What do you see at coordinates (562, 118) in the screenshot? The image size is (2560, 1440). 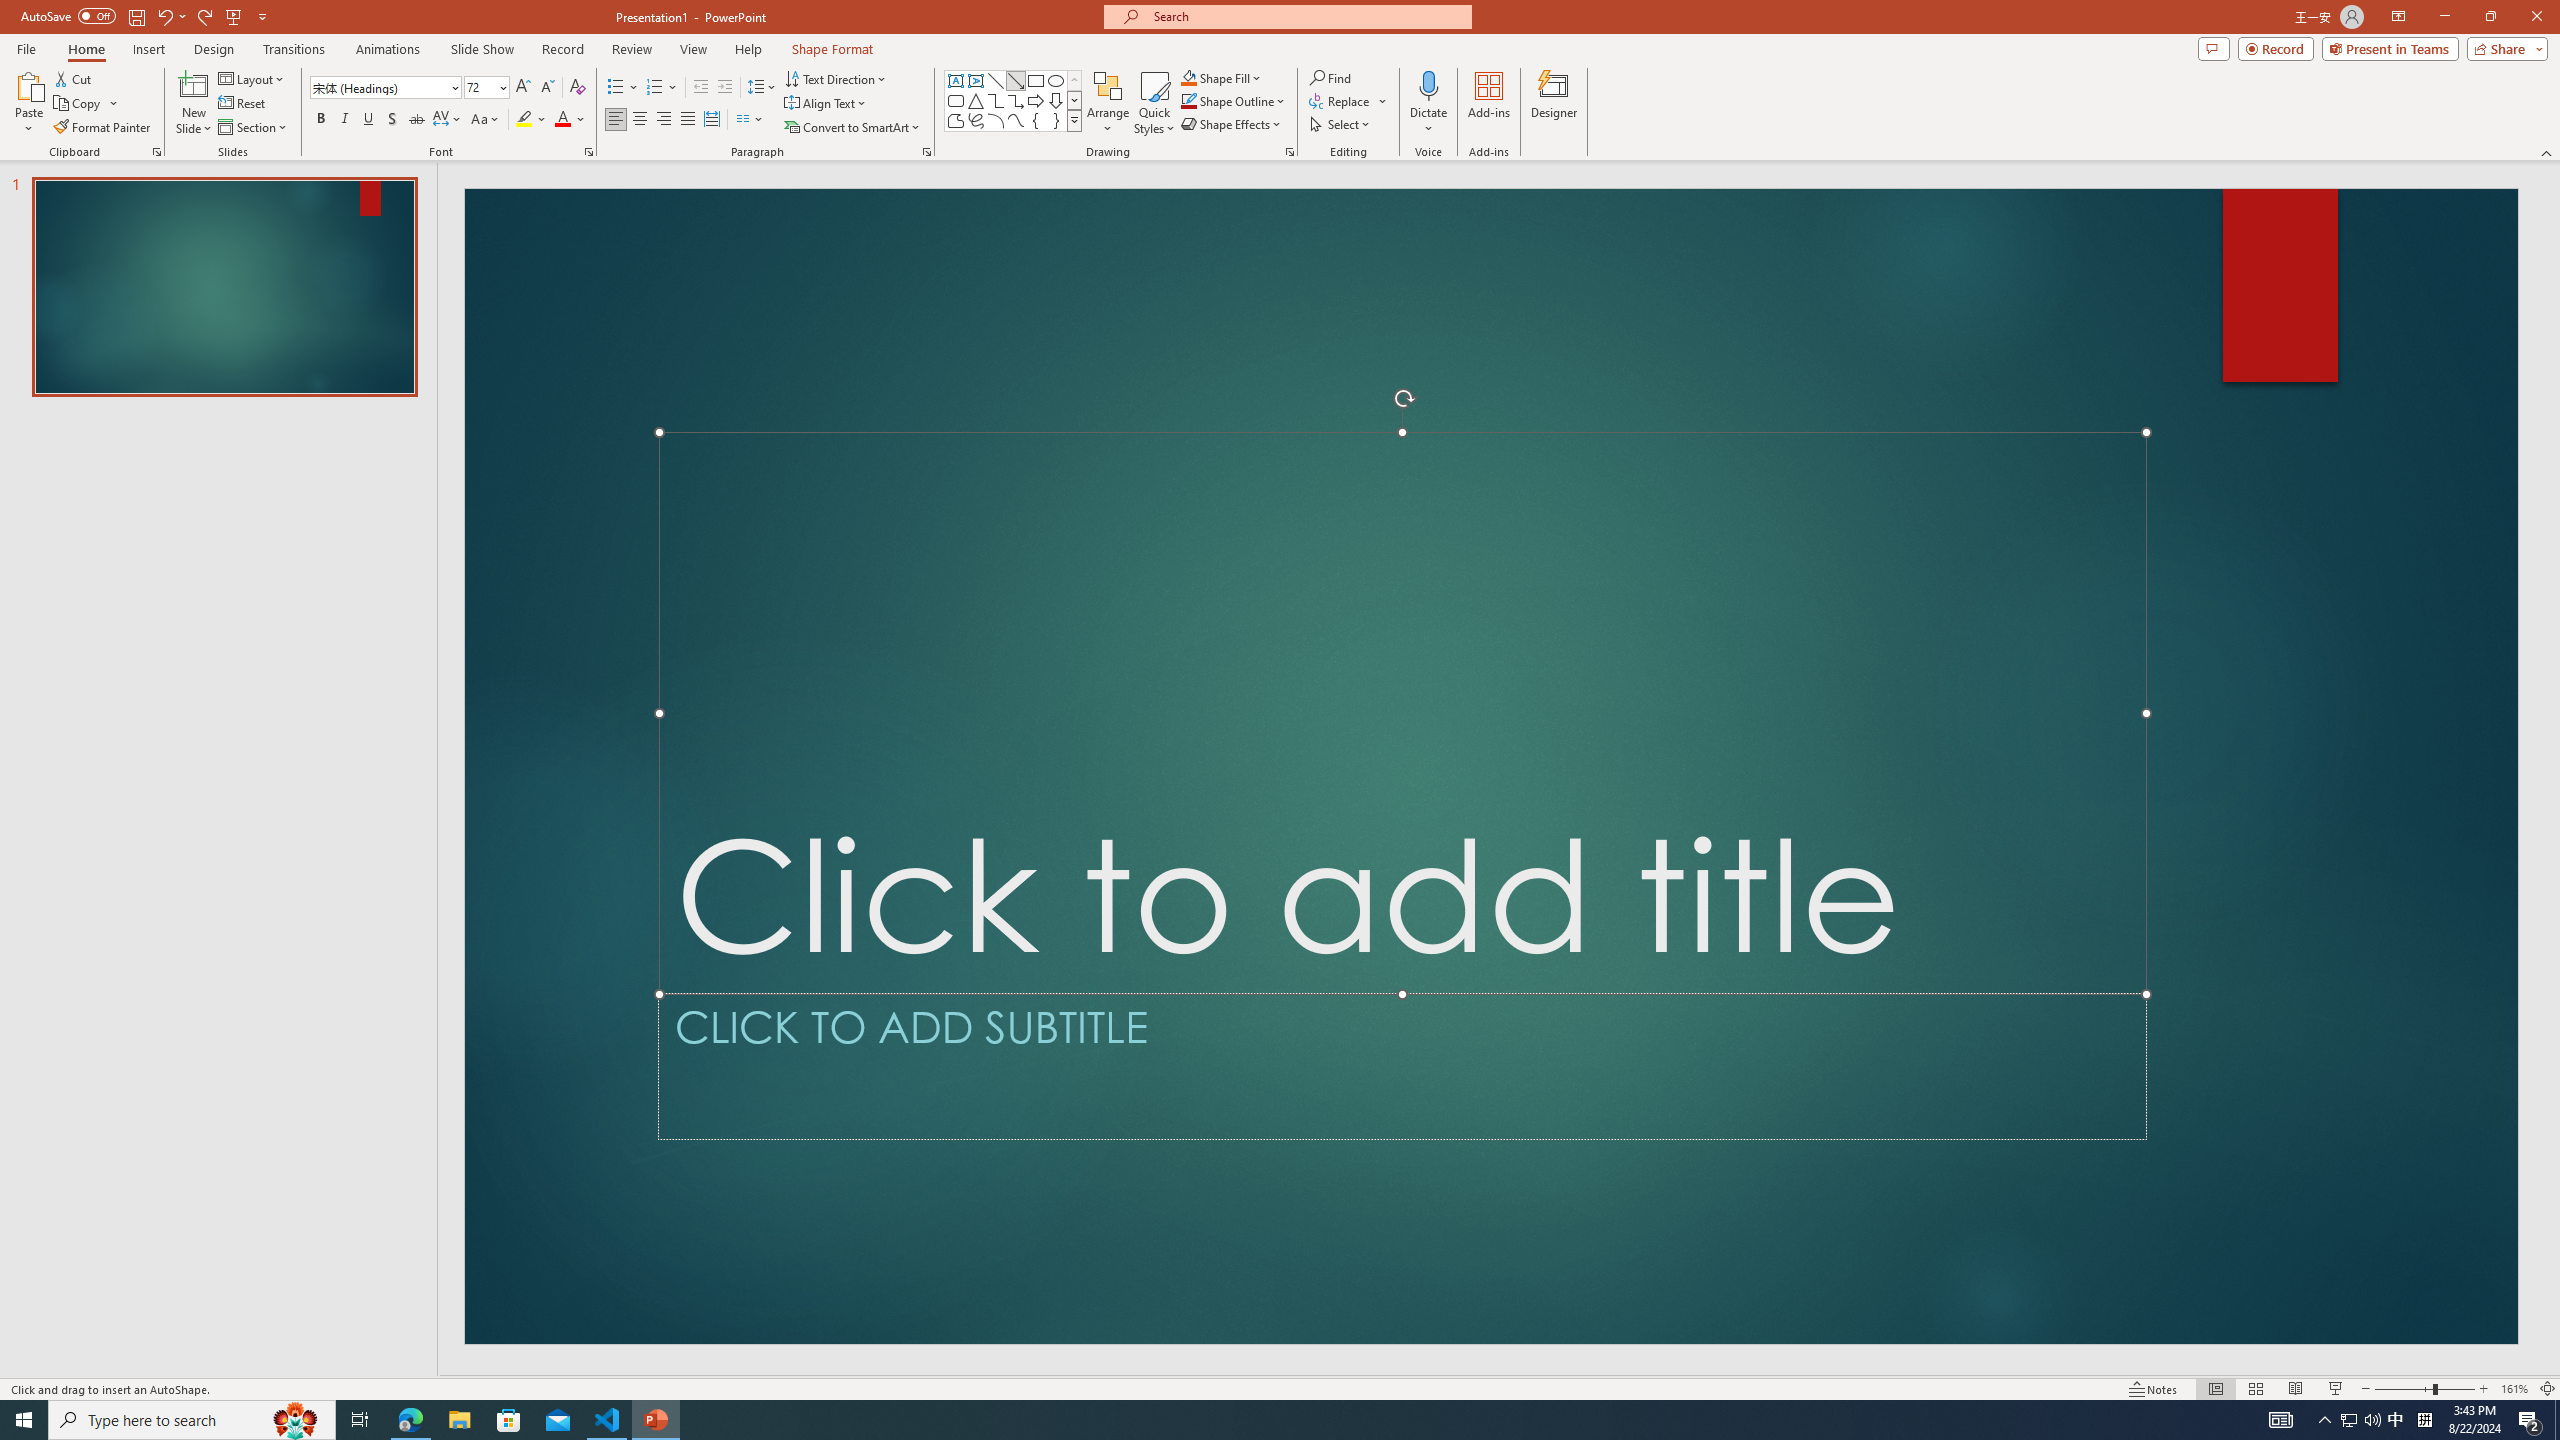 I see `'Font Color Red'` at bounding box center [562, 118].